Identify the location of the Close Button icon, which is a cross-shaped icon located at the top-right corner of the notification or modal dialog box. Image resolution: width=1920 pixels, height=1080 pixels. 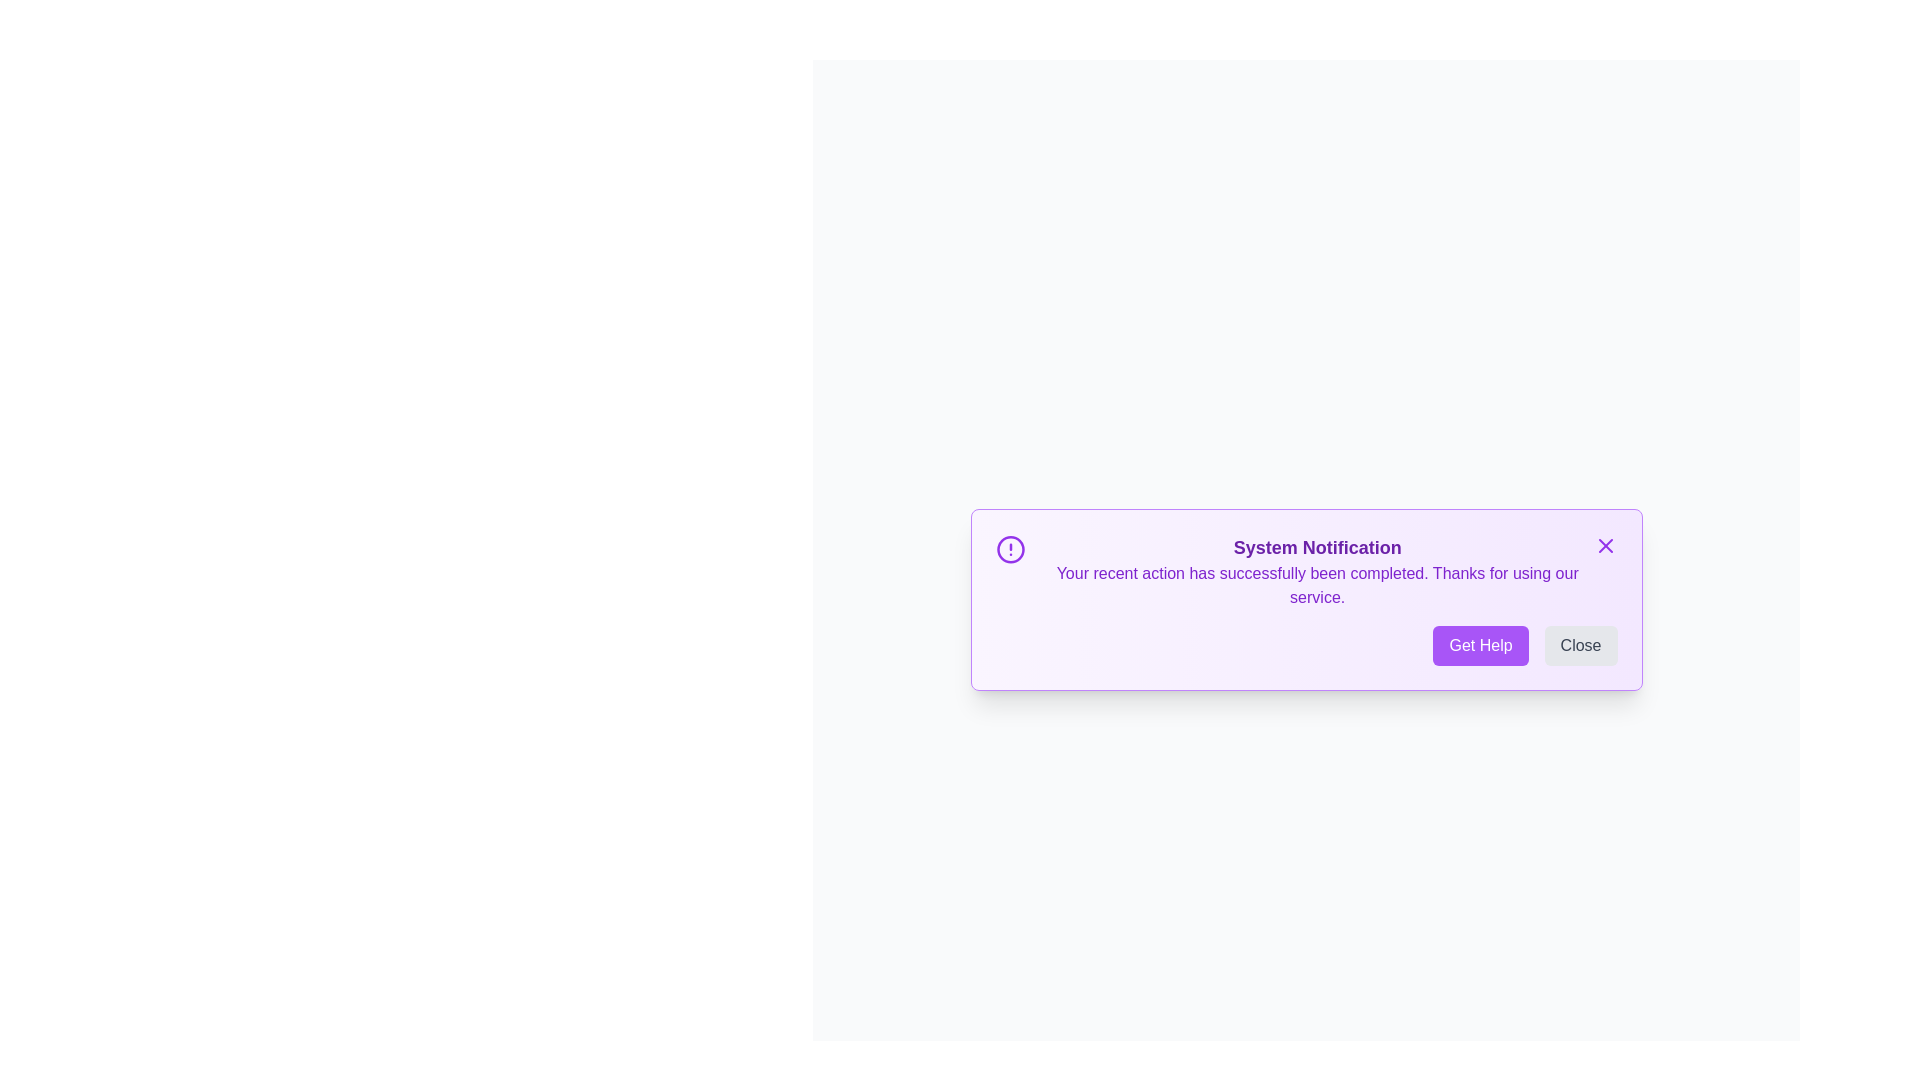
(1605, 546).